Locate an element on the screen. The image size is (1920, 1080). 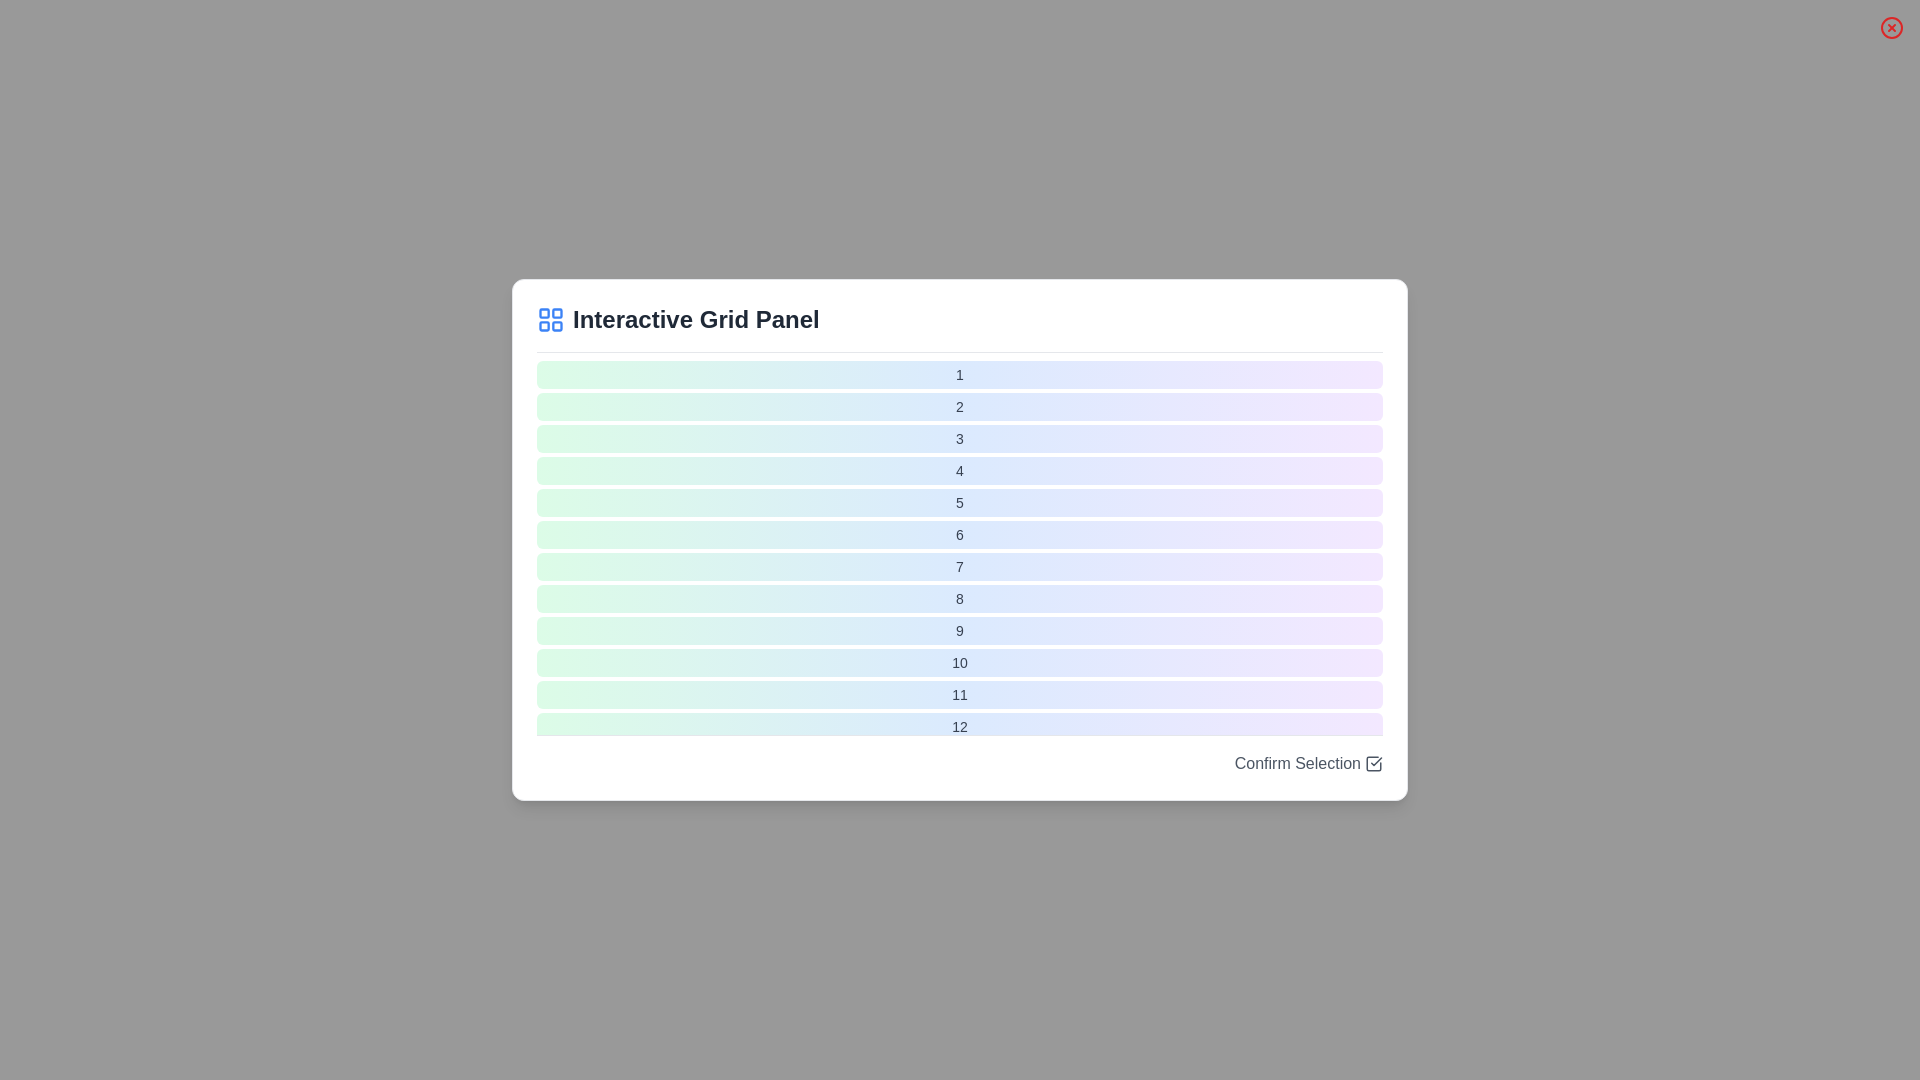
the 'Close' button to close the dialog is located at coordinates (1890, 27).